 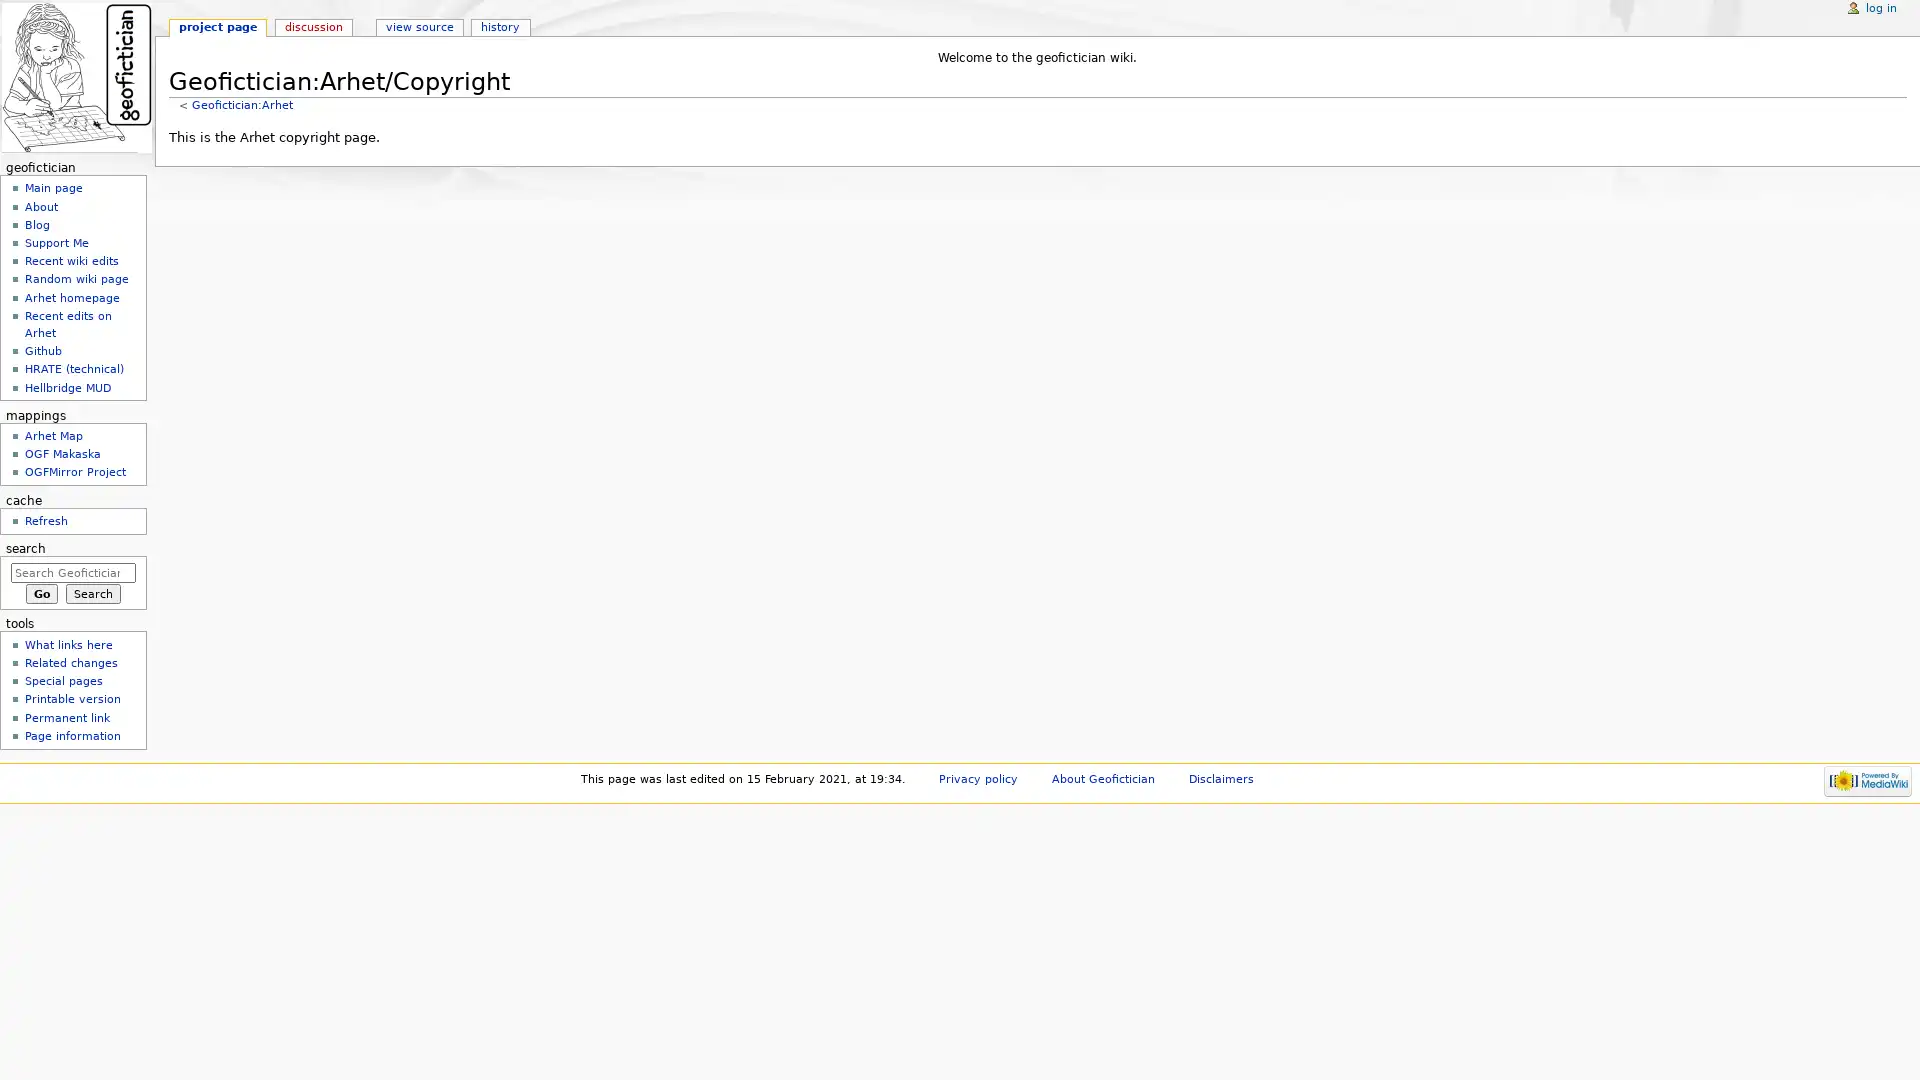 What do you see at coordinates (92, 593) in the screenshot?
I see `Search` at bounding box center [92, 593].